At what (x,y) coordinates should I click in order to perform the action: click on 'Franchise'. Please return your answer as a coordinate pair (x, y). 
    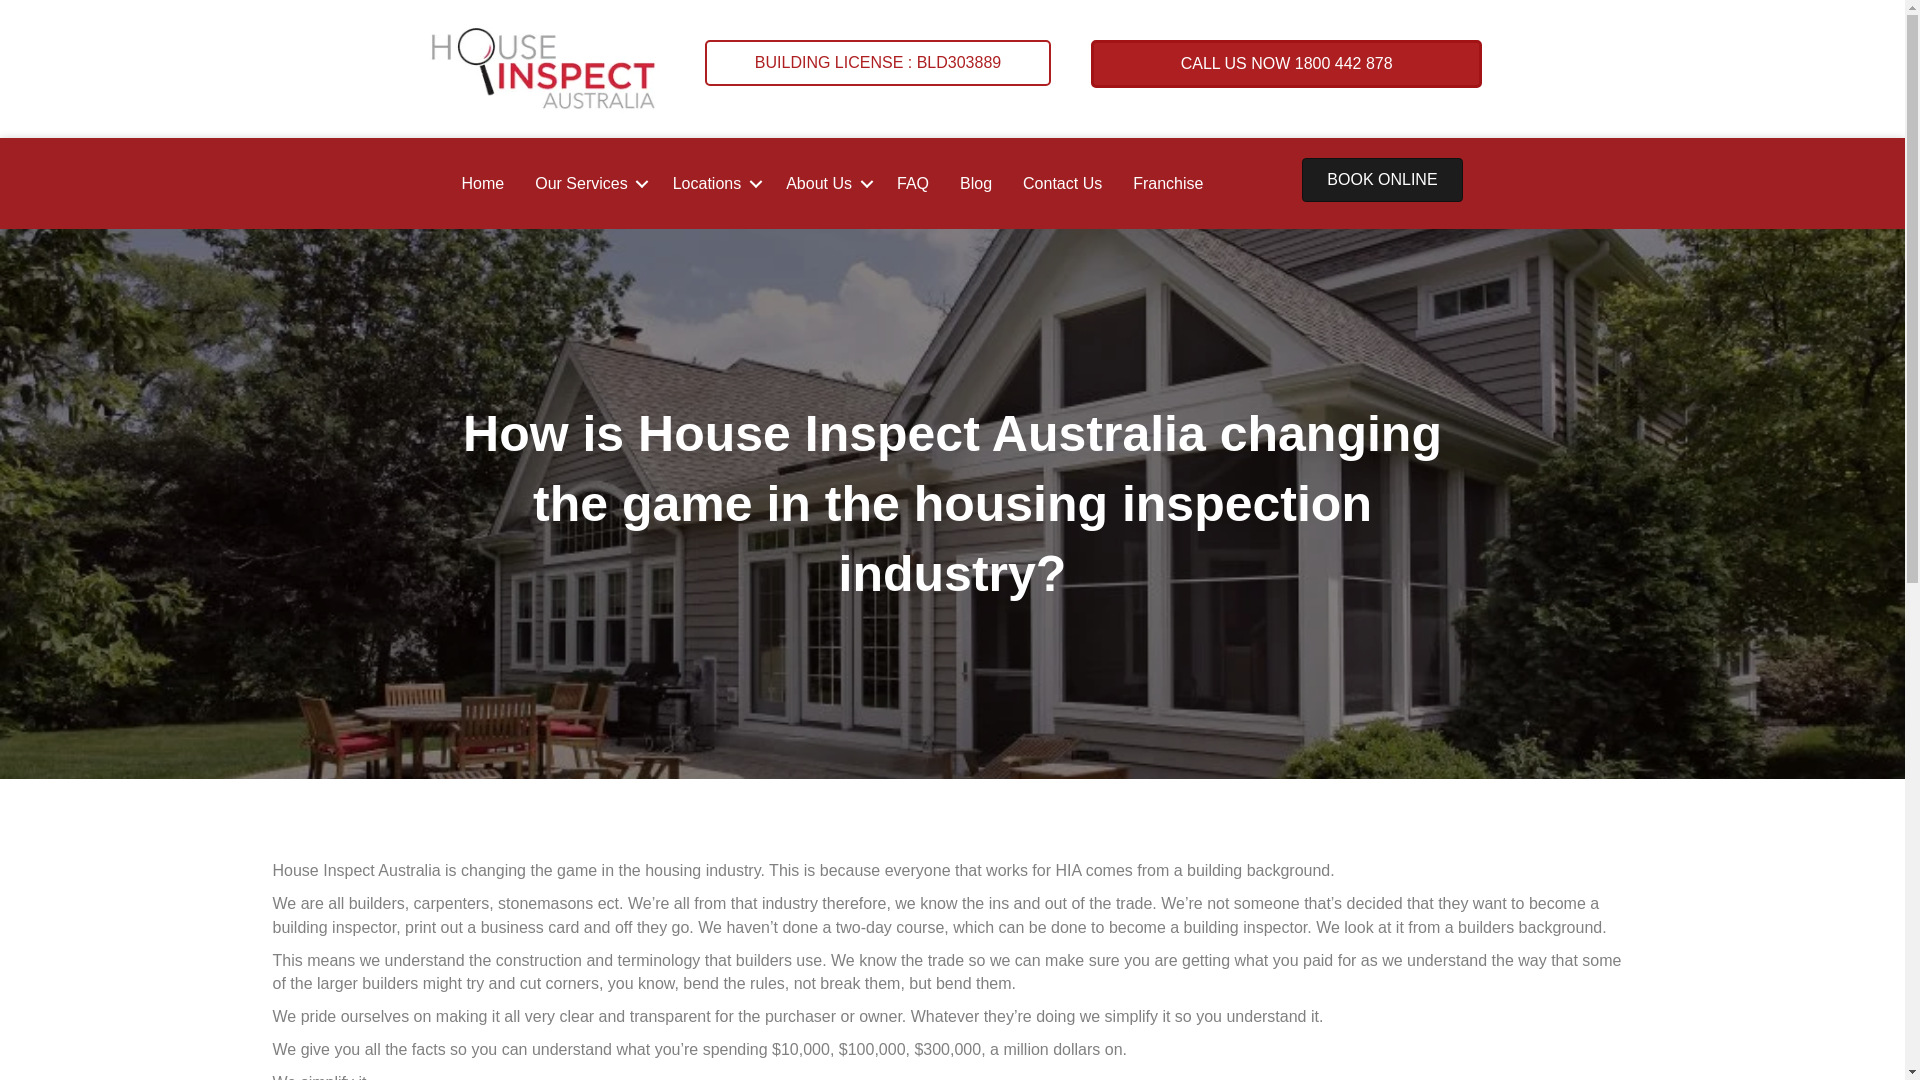
    Looking at the image, I should click on (1167, 183).